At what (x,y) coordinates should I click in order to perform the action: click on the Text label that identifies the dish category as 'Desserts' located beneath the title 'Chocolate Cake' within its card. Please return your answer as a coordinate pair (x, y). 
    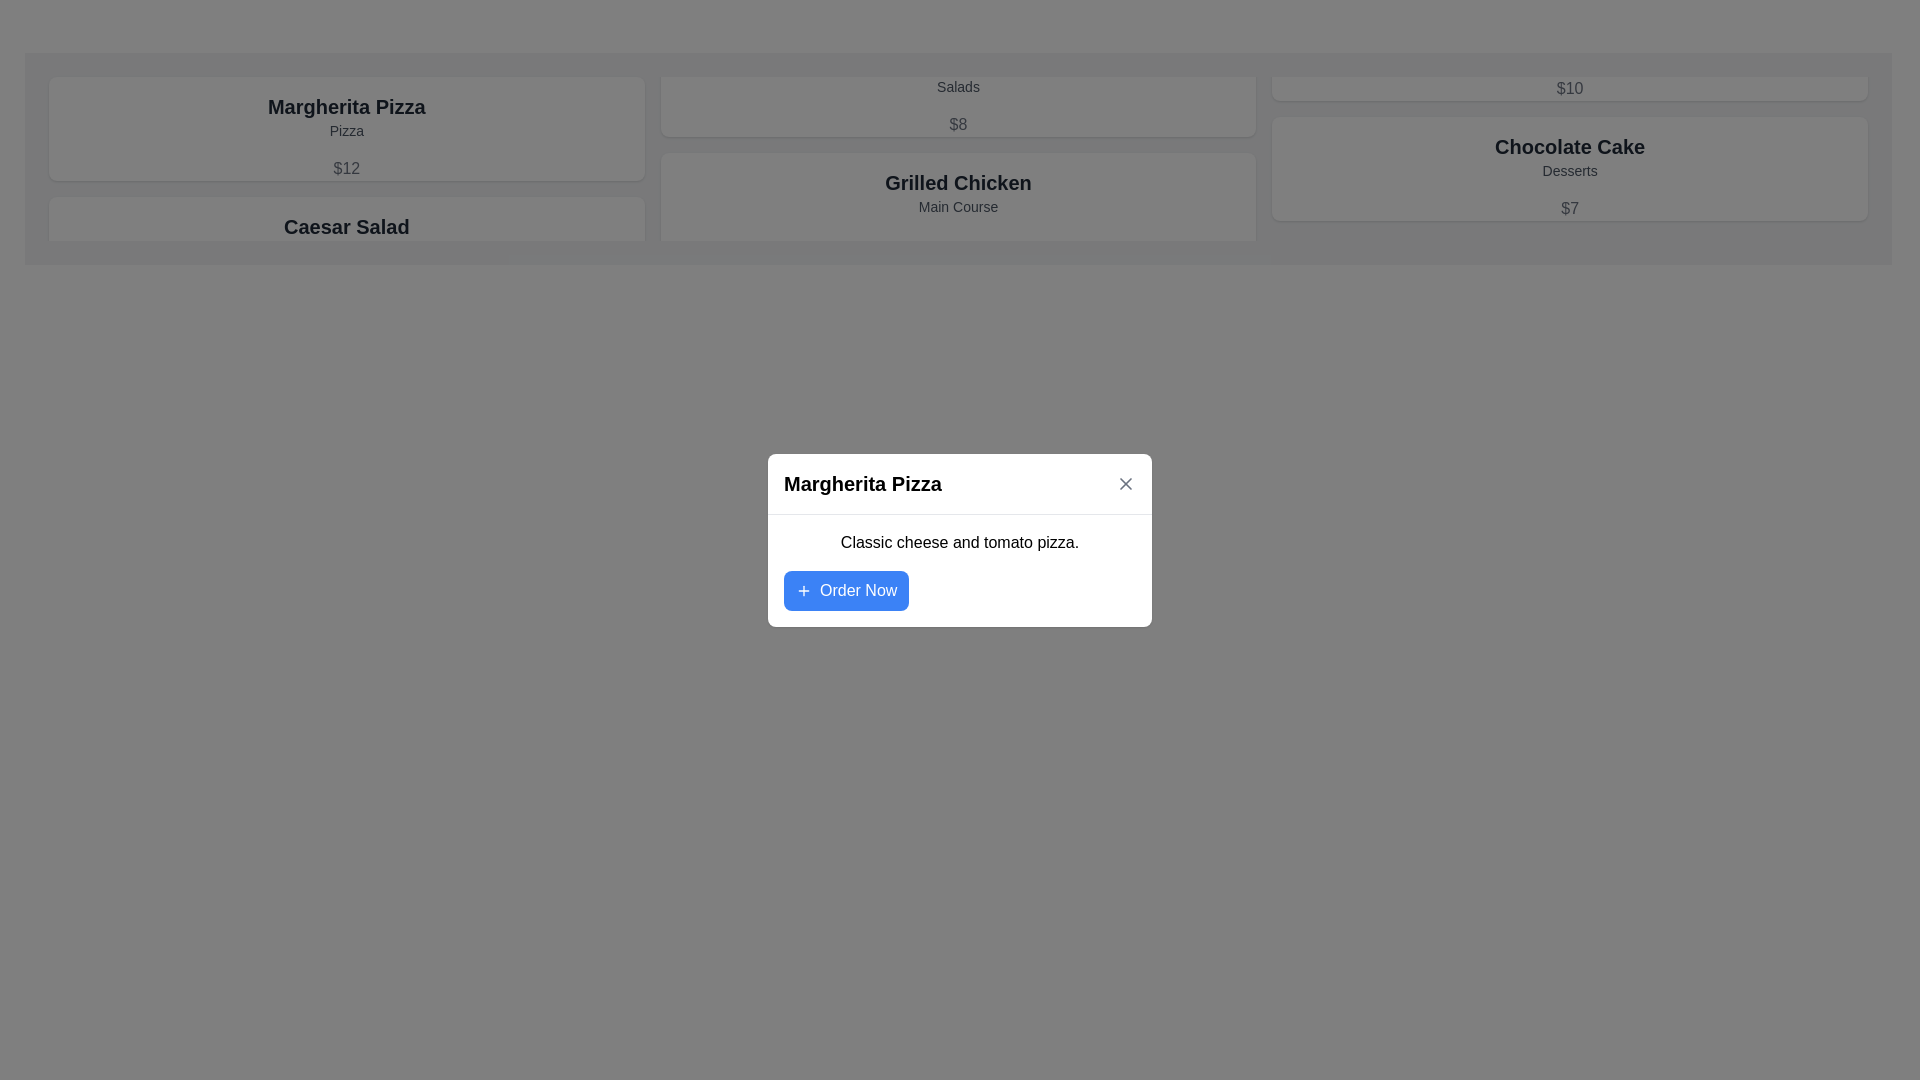
    Looking at the image, I should click on (1569, 169).